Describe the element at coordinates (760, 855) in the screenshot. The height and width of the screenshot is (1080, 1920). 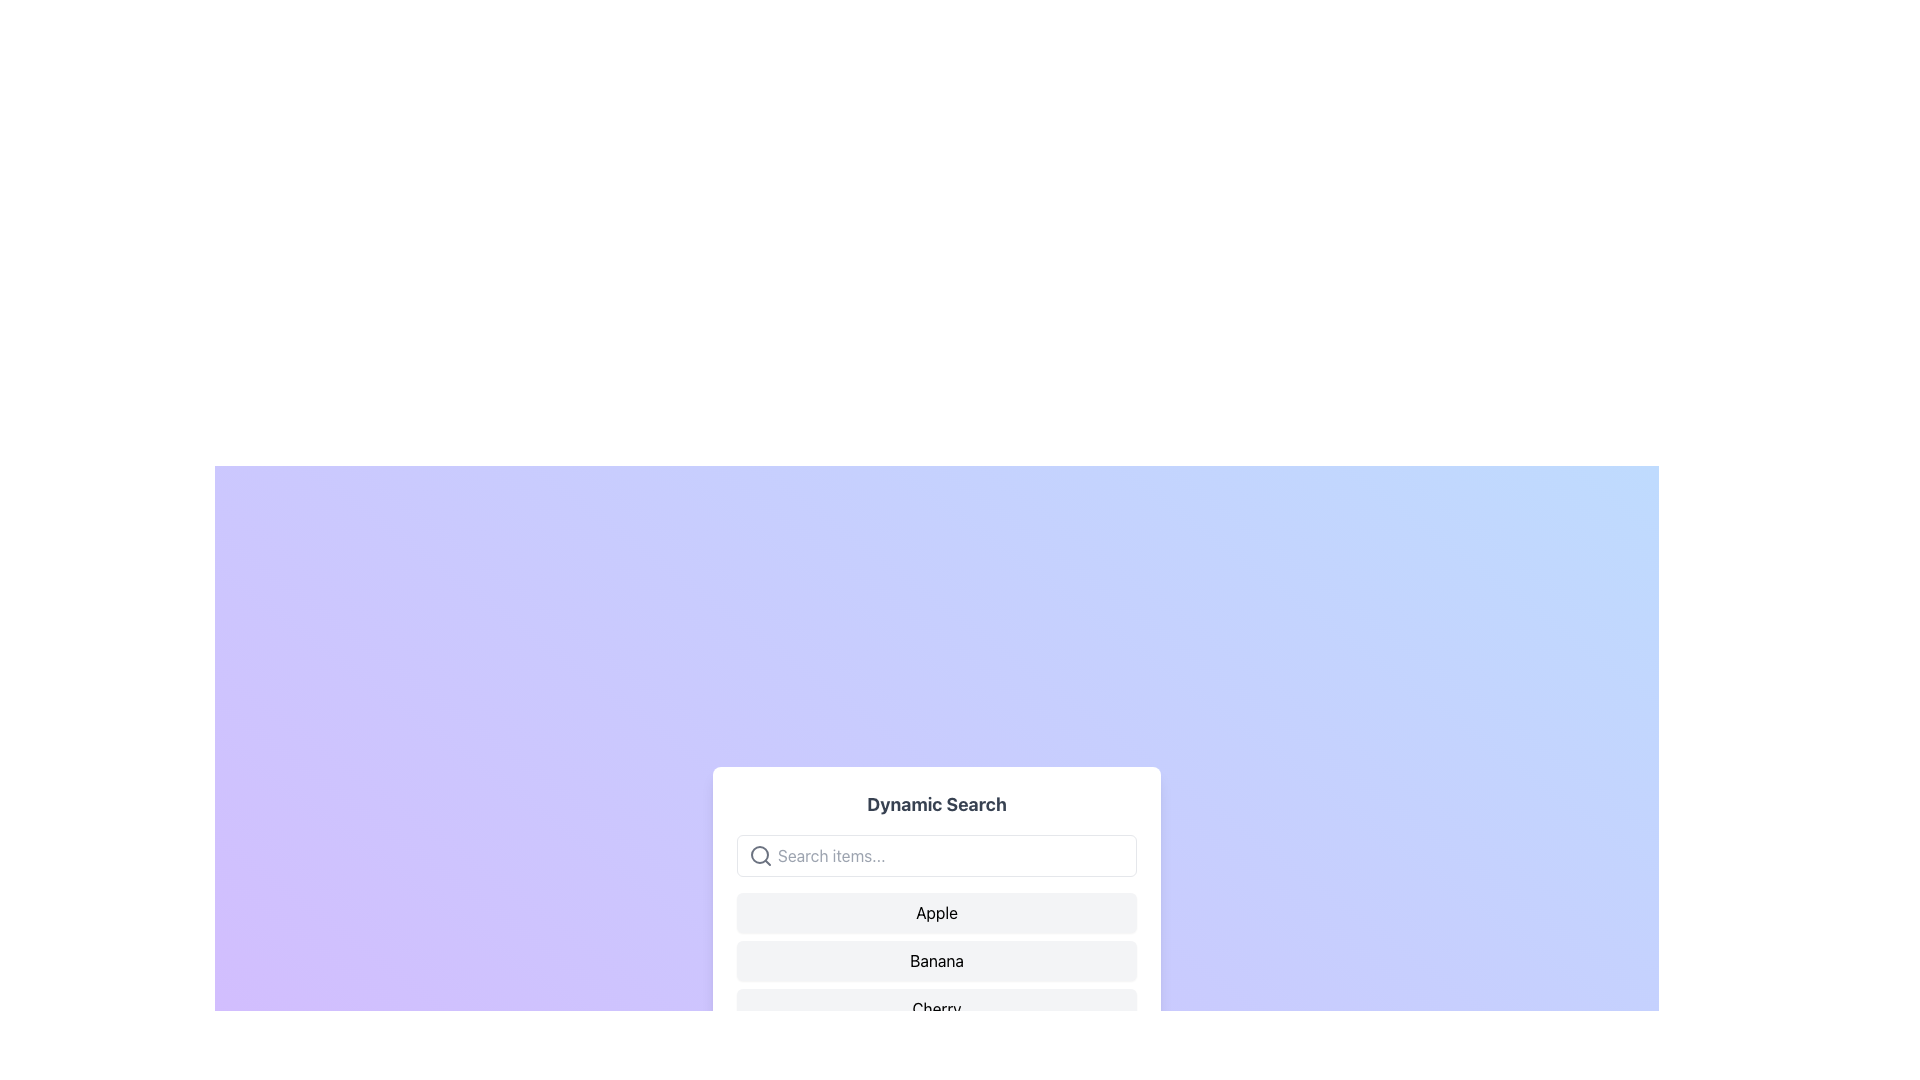
I see `the search icon located at the top-left of the search input field` at that location.